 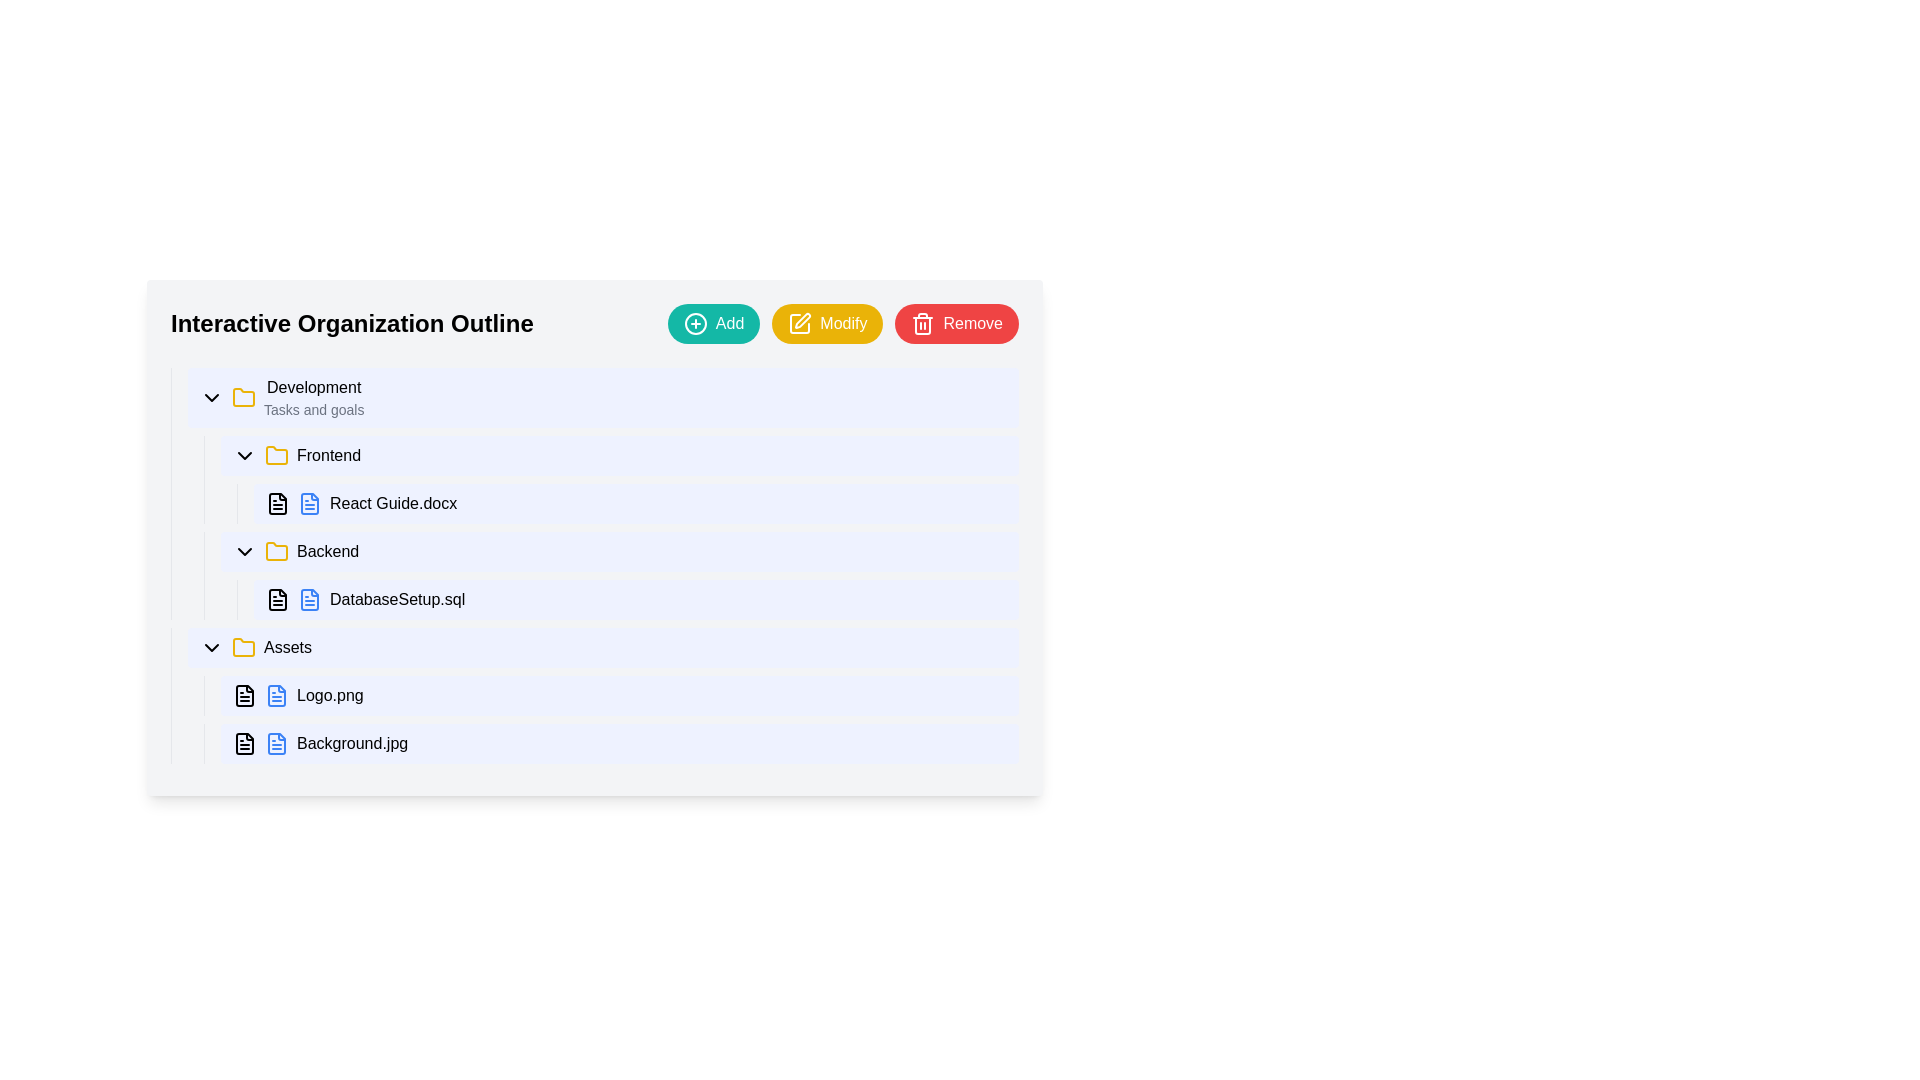 What do you see at coordinates (277, 503) in the screenshot?
I see `the icon representing the file 'React Guide.docx' located in the 'Frontend' section, which is the leftmost icon in its row` at bounding box center [277, 503].